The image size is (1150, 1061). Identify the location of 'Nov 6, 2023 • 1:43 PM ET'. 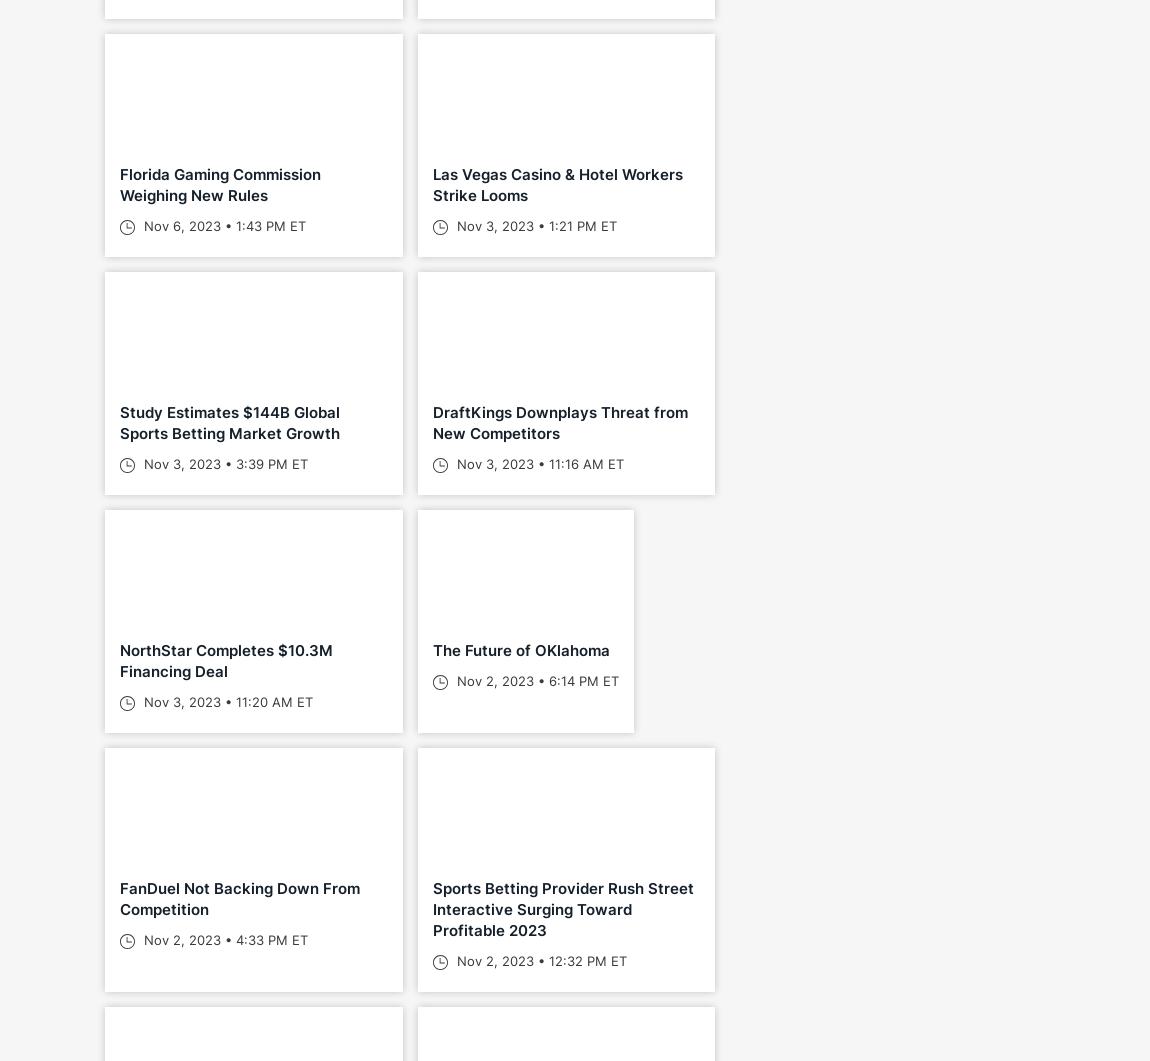
(221, 224).